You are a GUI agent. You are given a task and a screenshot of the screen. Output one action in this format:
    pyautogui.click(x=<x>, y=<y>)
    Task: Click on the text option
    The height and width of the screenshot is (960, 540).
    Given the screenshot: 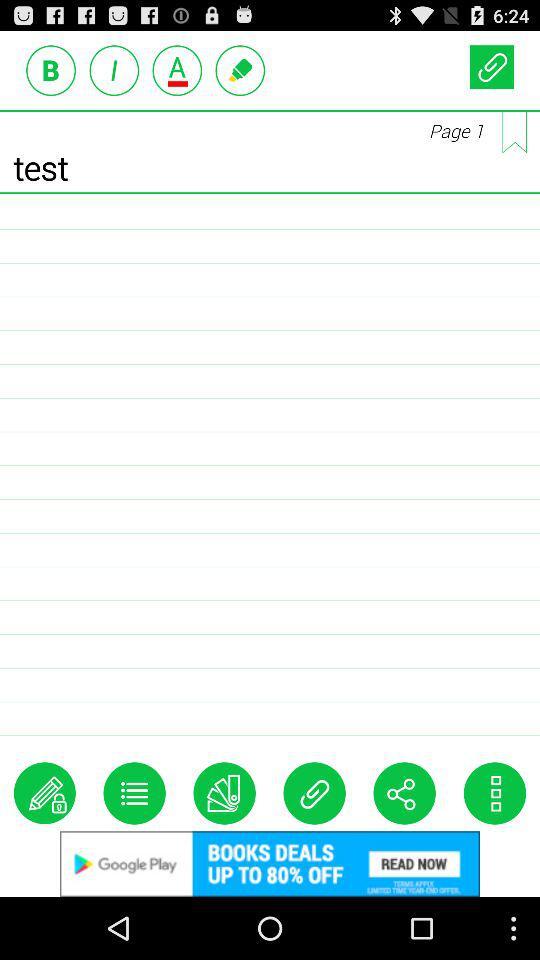 What is the action you would take?
    pyautogui.click(x=240, y=70)
    